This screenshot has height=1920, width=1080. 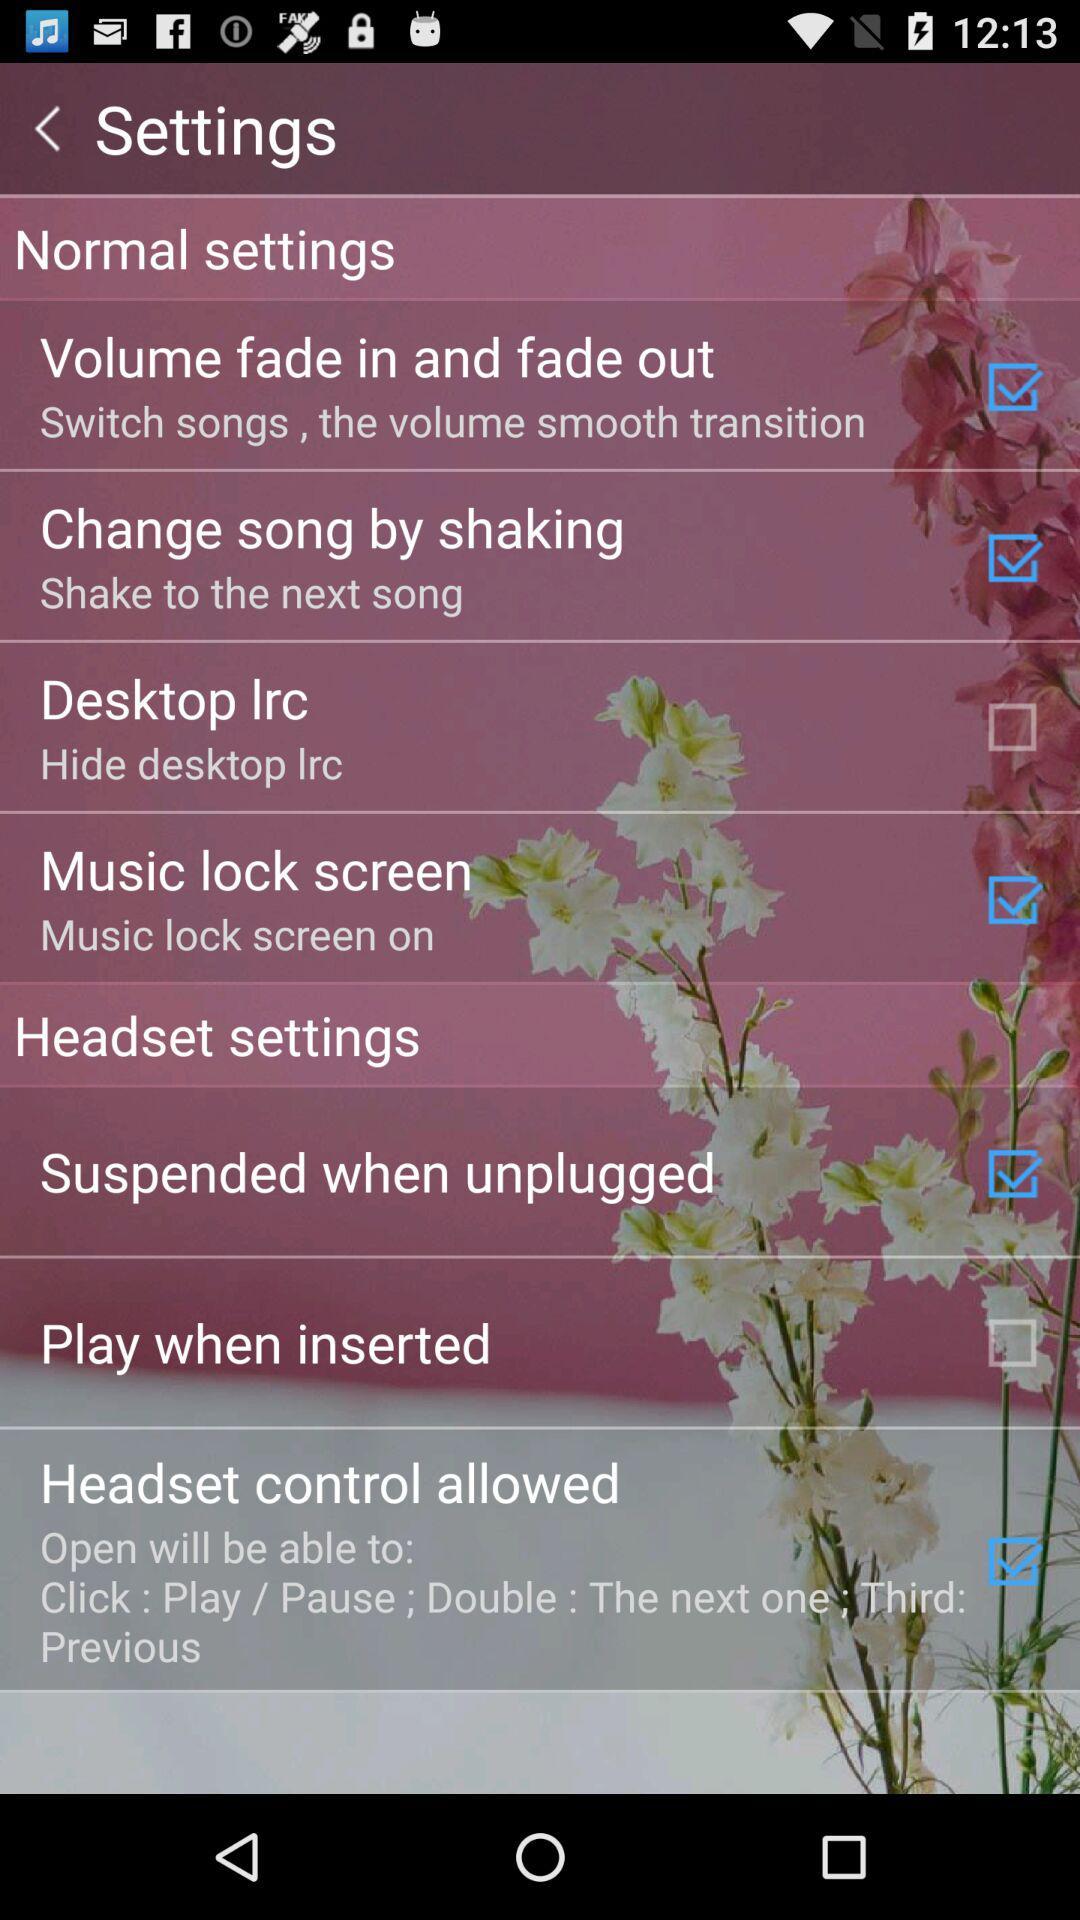 What do you see at coordinates (504, 1594) in the screenshot?
I see `the icon at the bottom` at bounding box center [504, 1594].